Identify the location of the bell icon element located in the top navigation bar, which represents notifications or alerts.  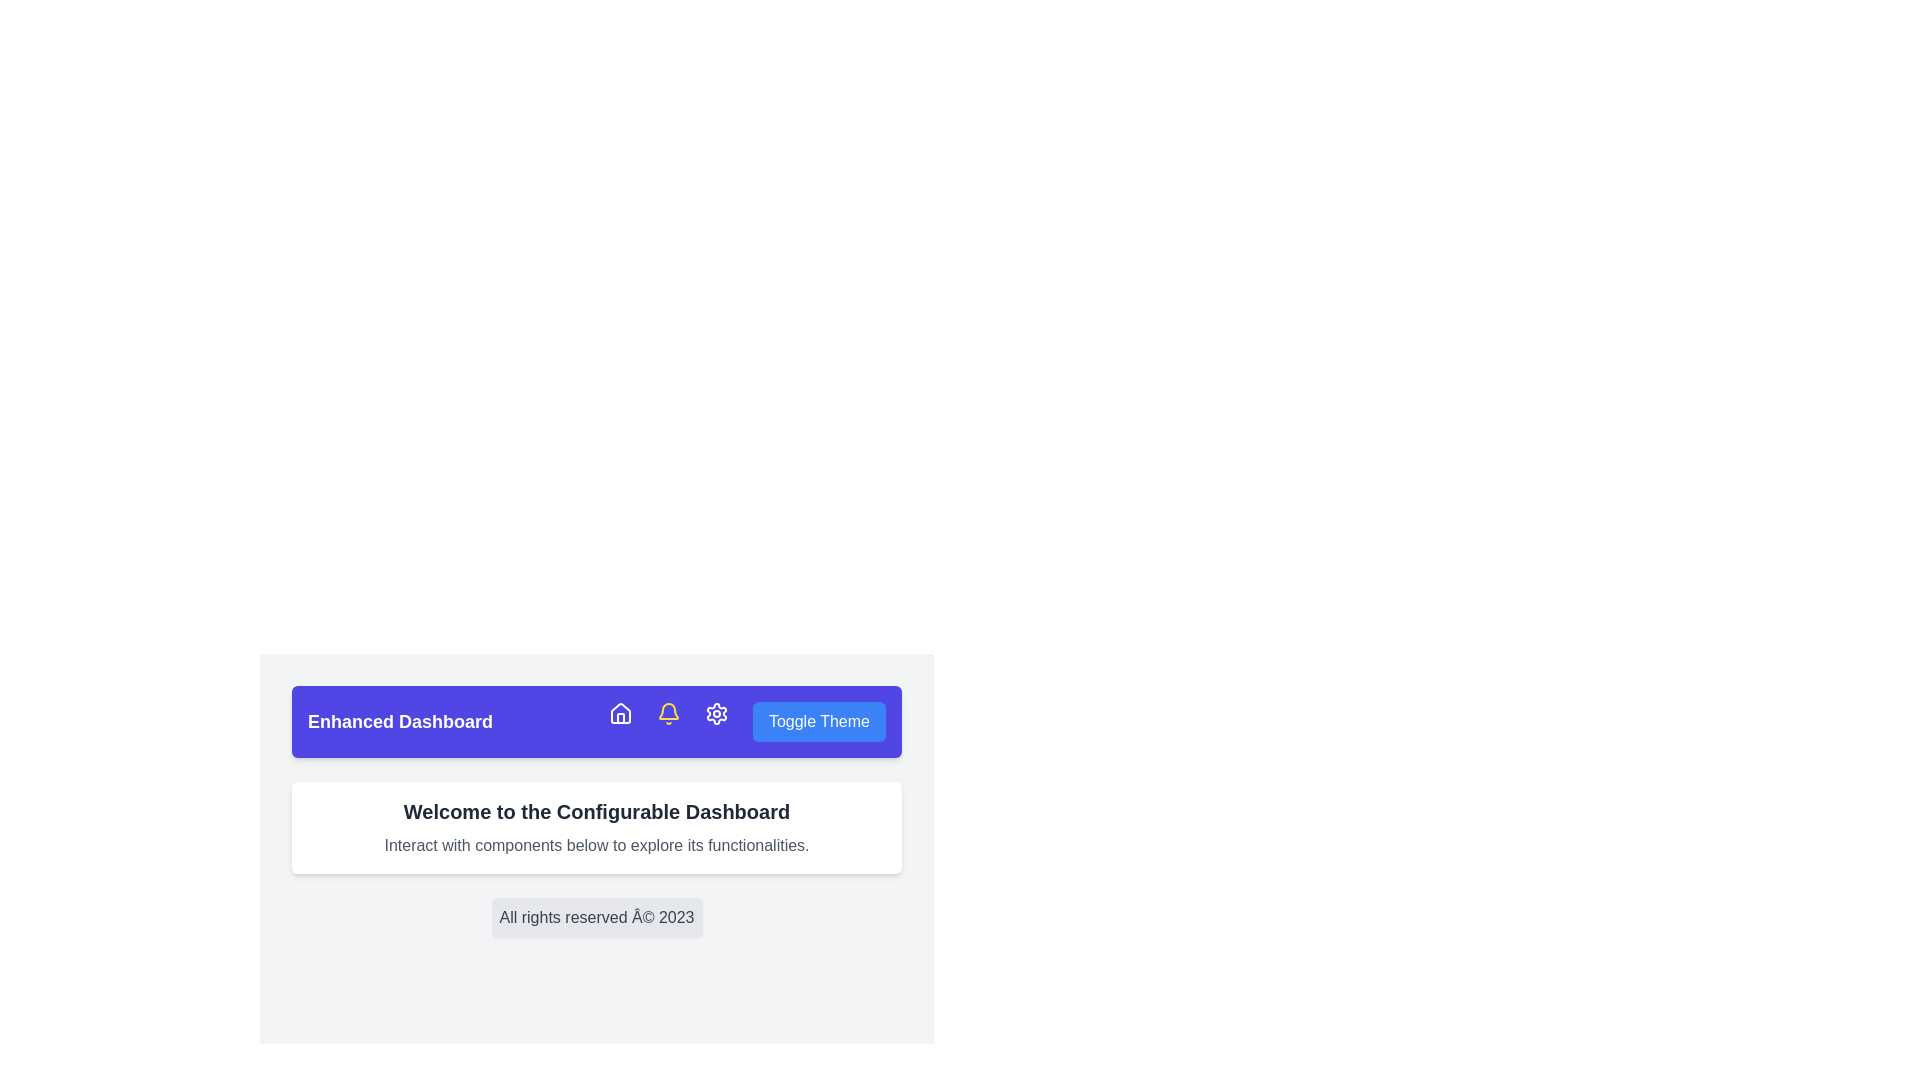
(668, 710).